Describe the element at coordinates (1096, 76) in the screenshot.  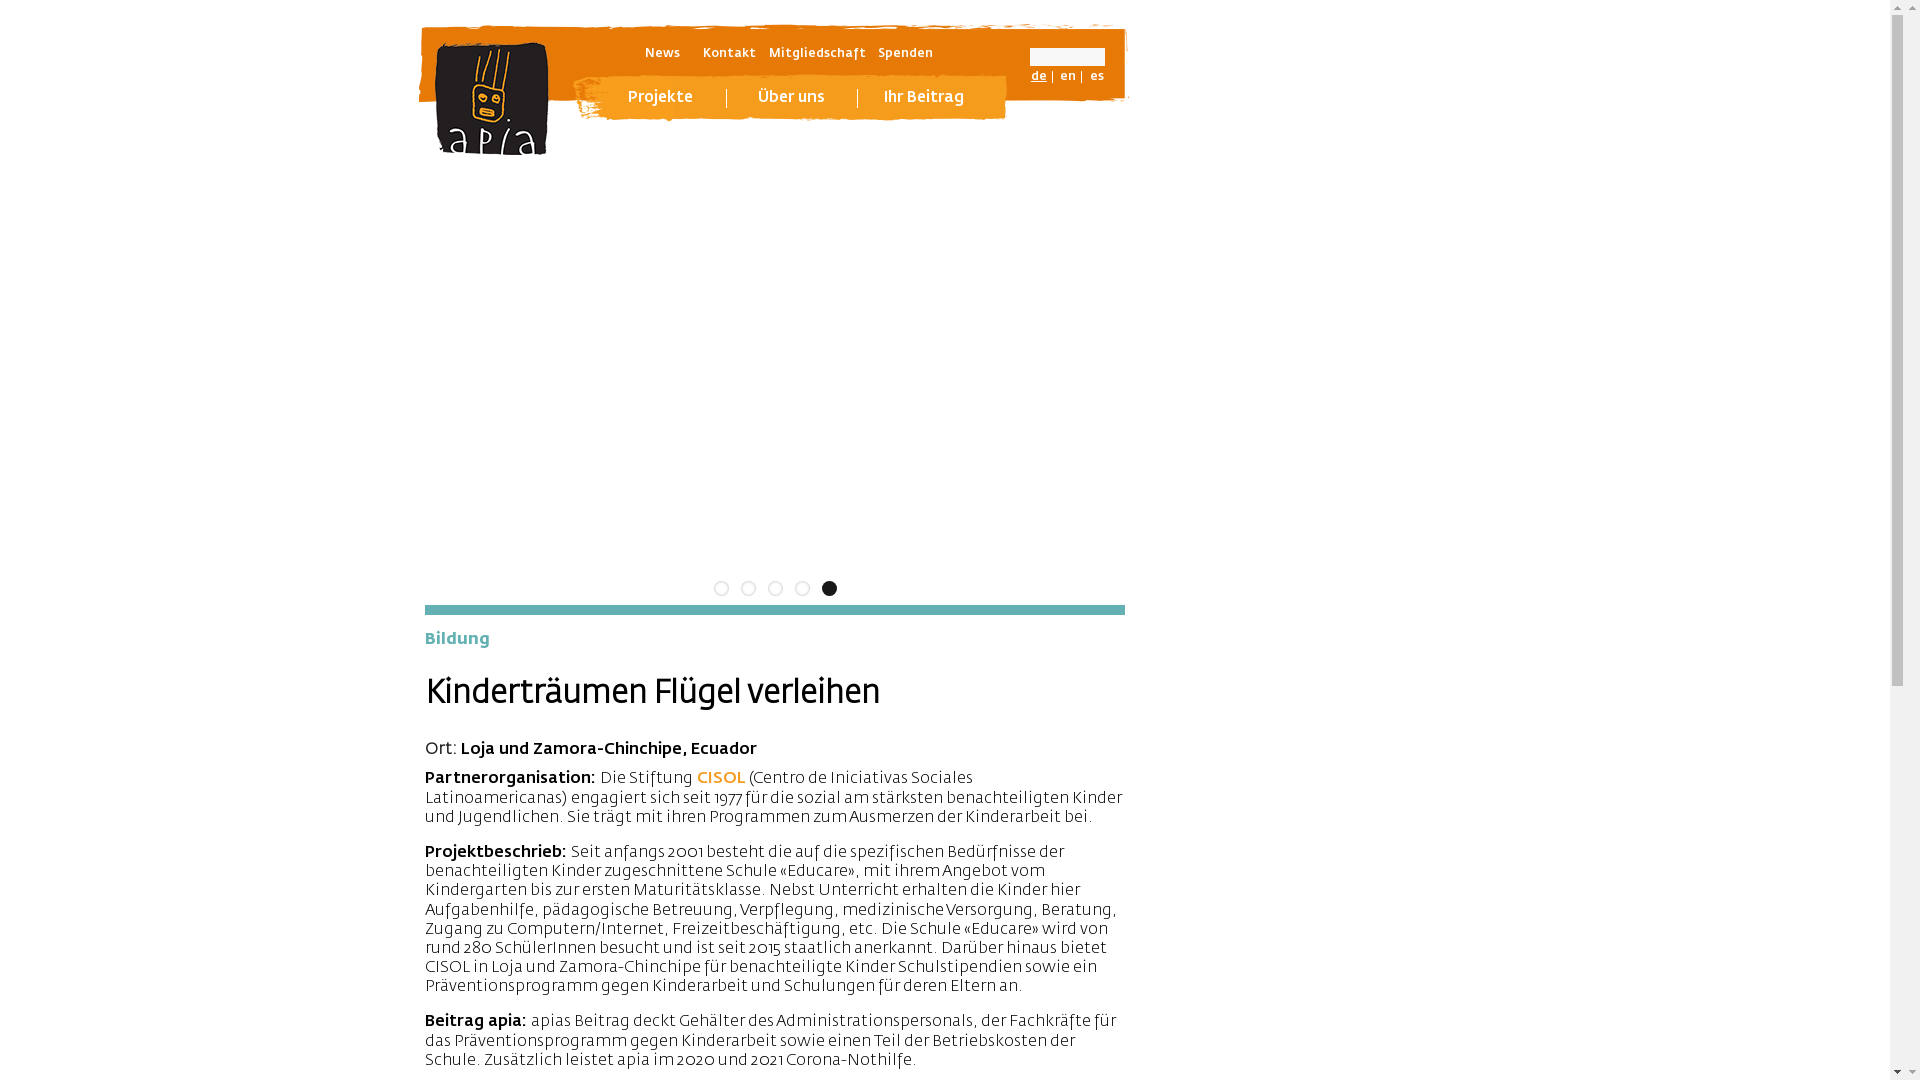
I see `'es'` at that location.